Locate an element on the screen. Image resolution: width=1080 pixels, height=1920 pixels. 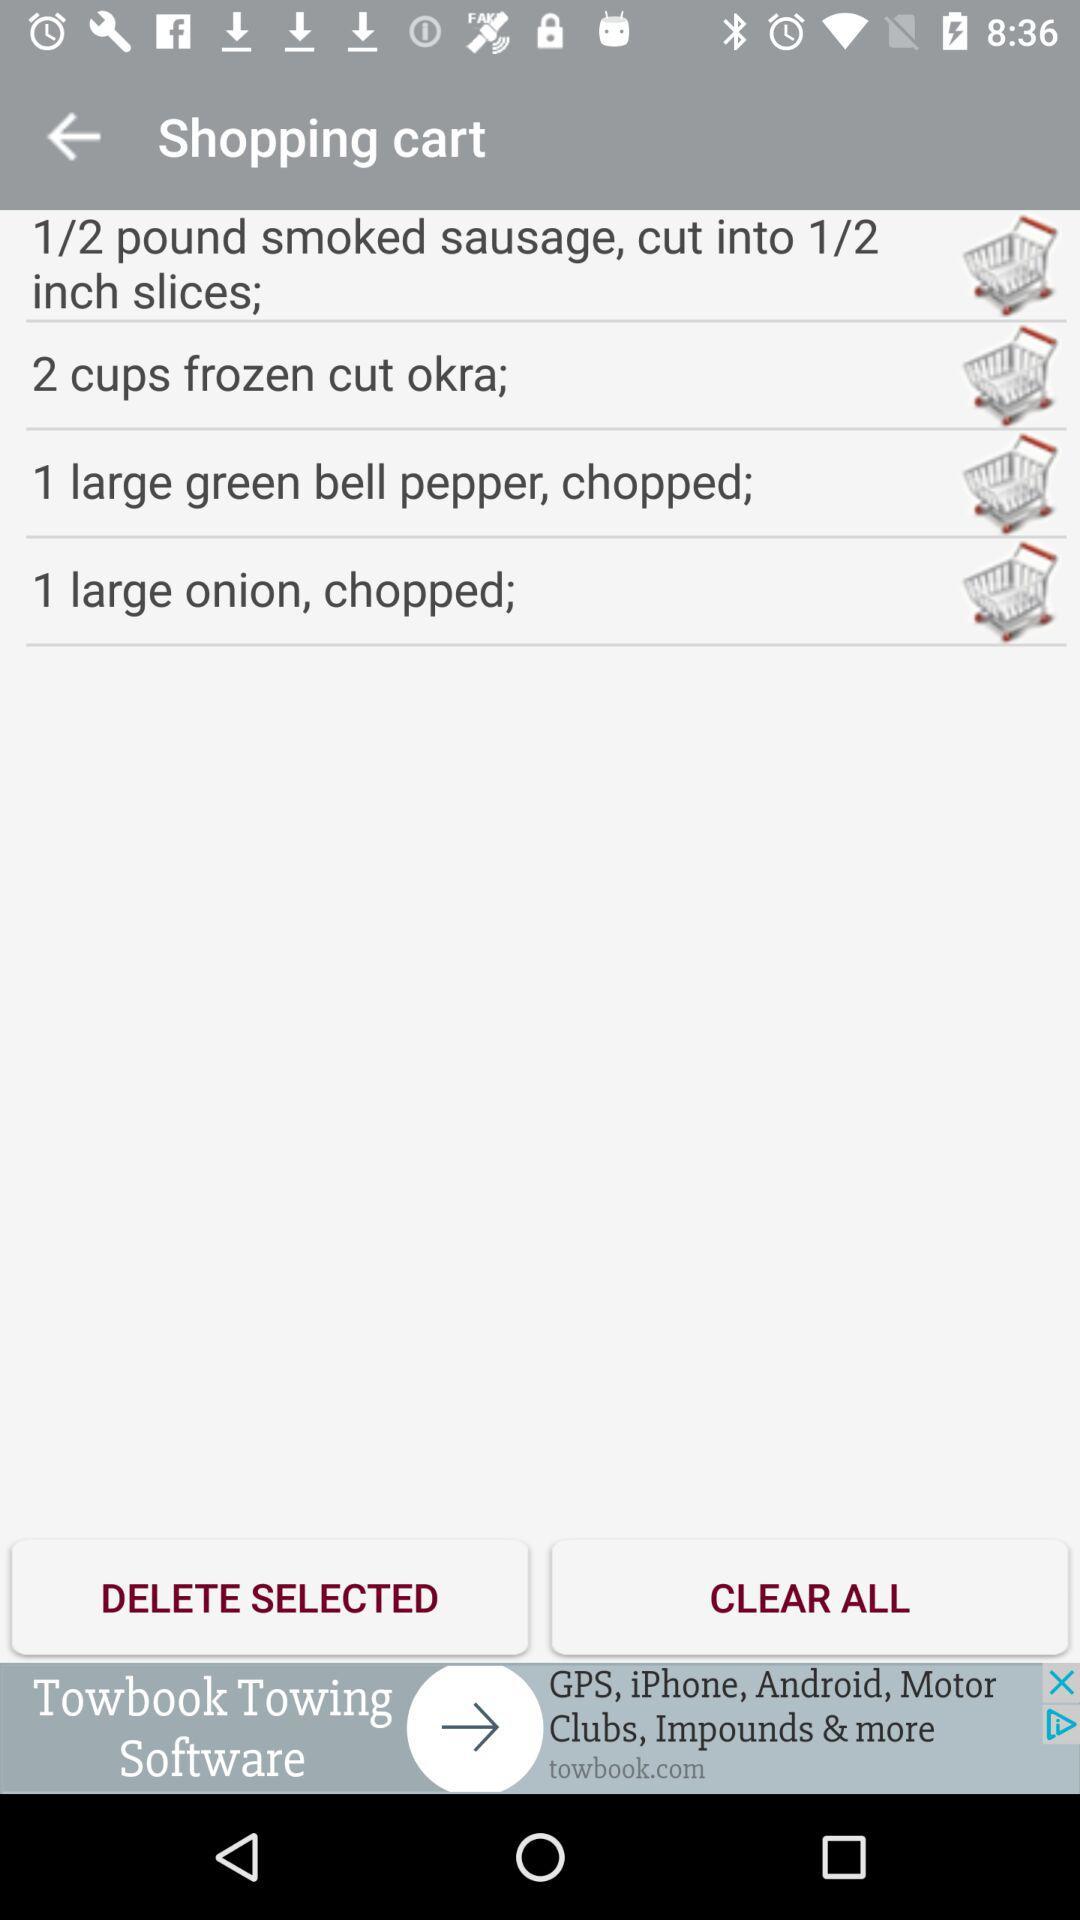
advertisement is located at coordinates (540, 1727).